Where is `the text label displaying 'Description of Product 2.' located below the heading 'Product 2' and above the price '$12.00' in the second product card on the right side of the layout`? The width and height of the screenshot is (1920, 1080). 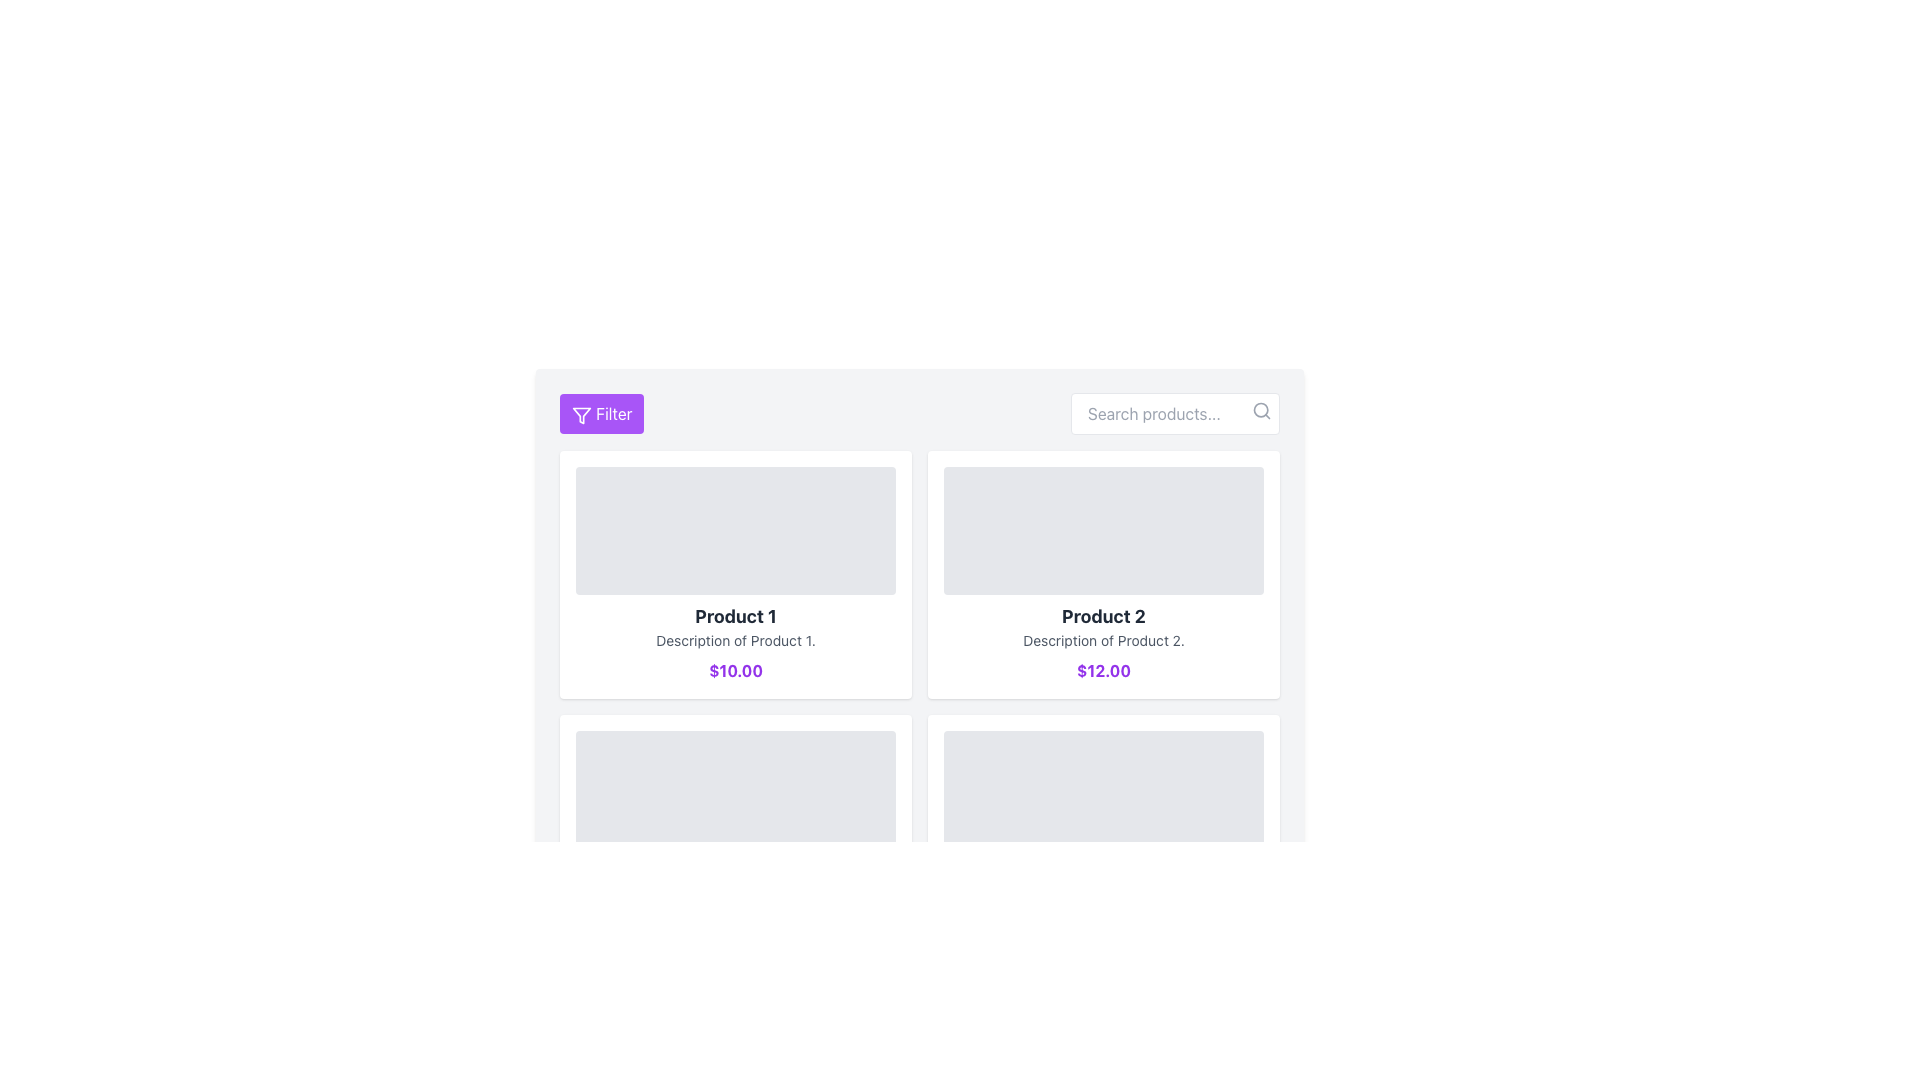
the text label displaying 'Description of Product 2.' located below the heading 'Product 2' and above the price '$12.00' in the second product card on the right side of the layout is located at coordinates (1103, 640).